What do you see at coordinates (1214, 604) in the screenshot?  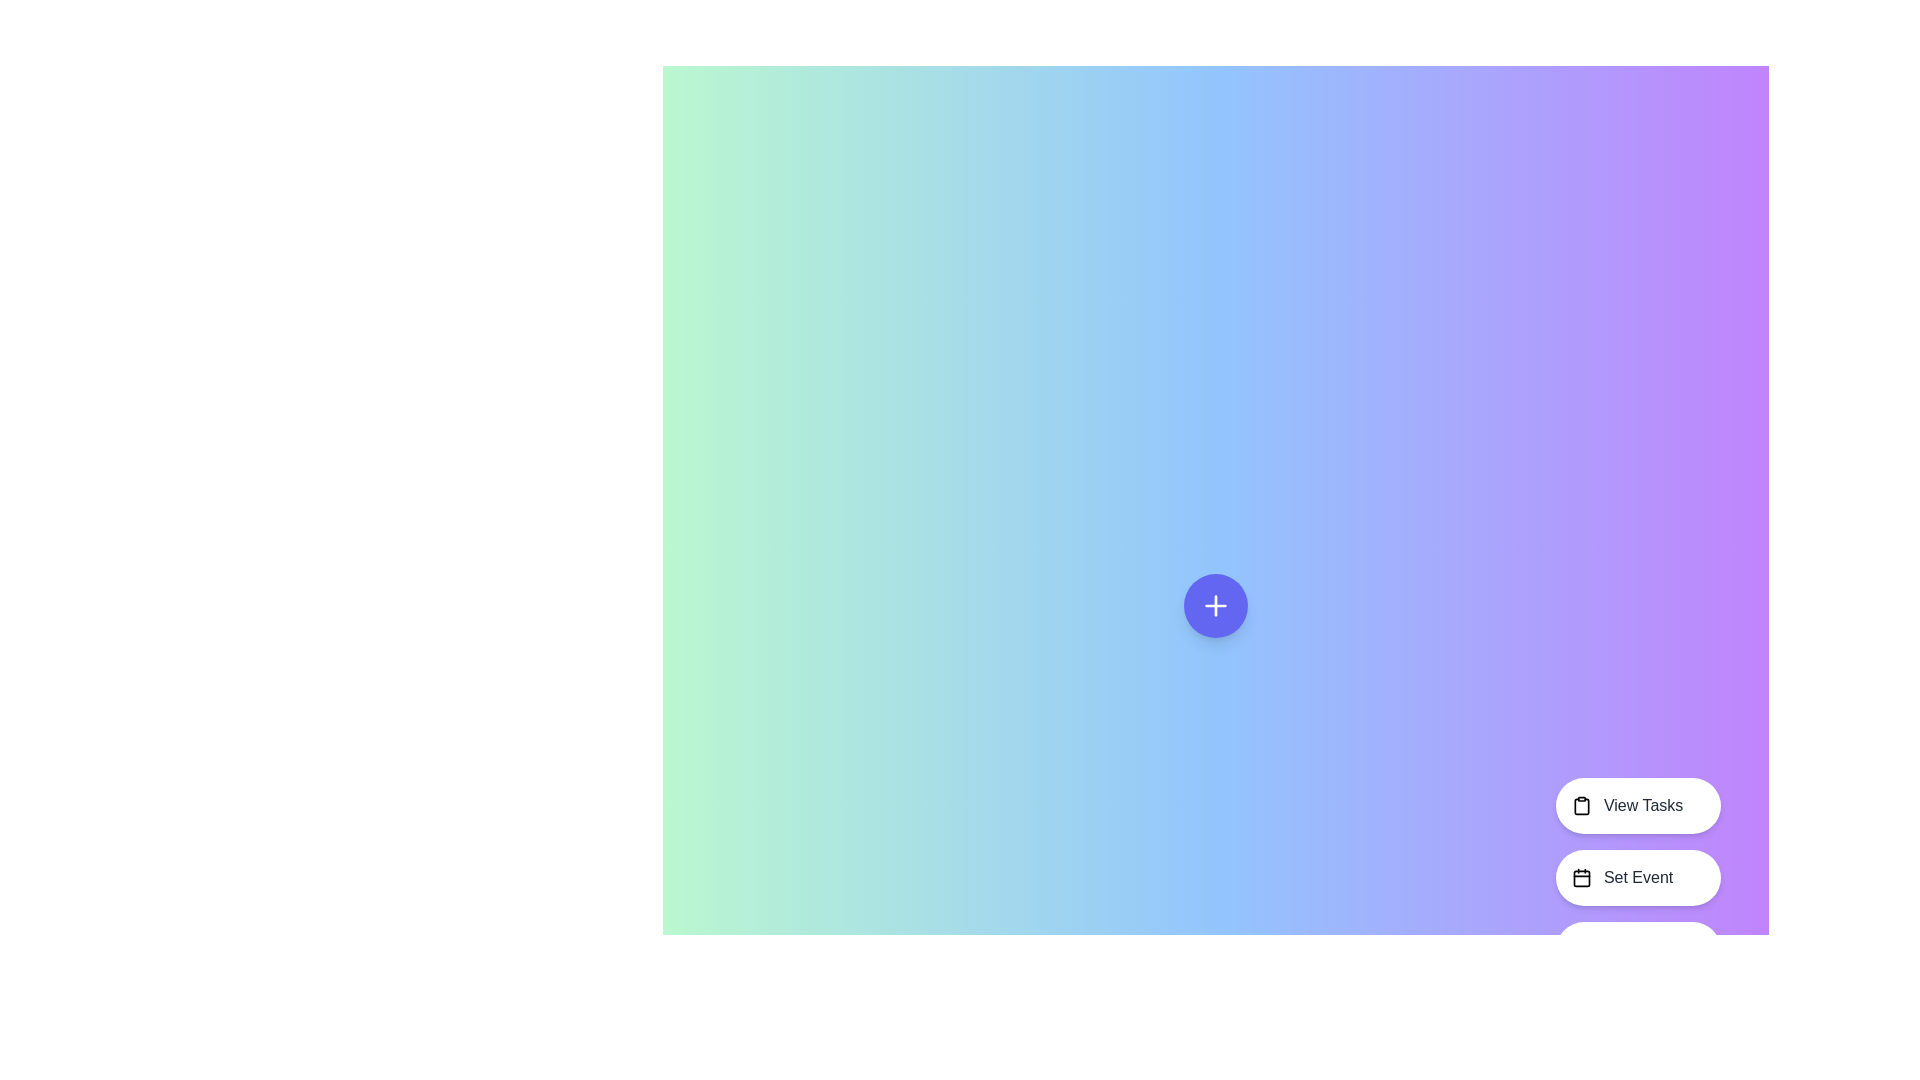 I see `the circular violet button with a white '+' symbol` at bounding box center [1214, 604].